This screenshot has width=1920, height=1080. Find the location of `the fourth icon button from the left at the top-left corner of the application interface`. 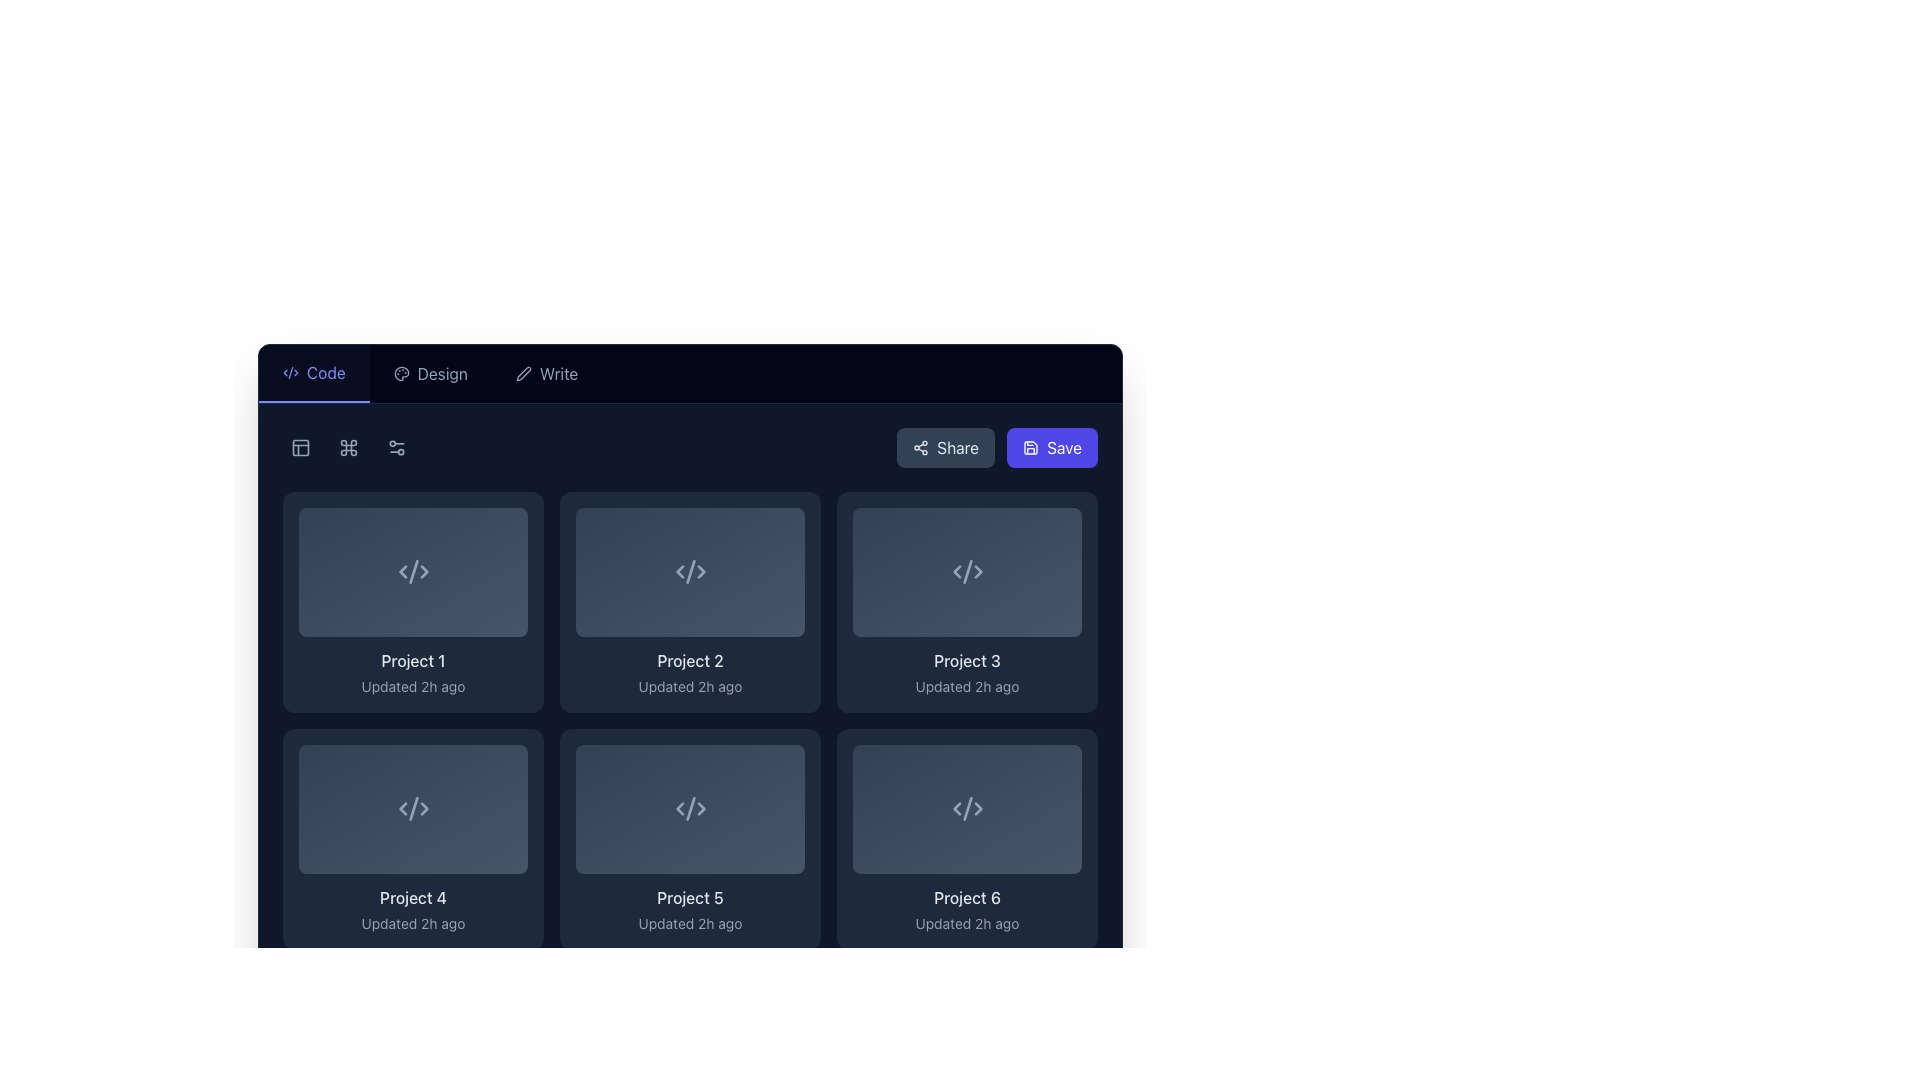

the fourth icon button from the left at the top-left corner of the application interface is located at coordinates (397, 446).